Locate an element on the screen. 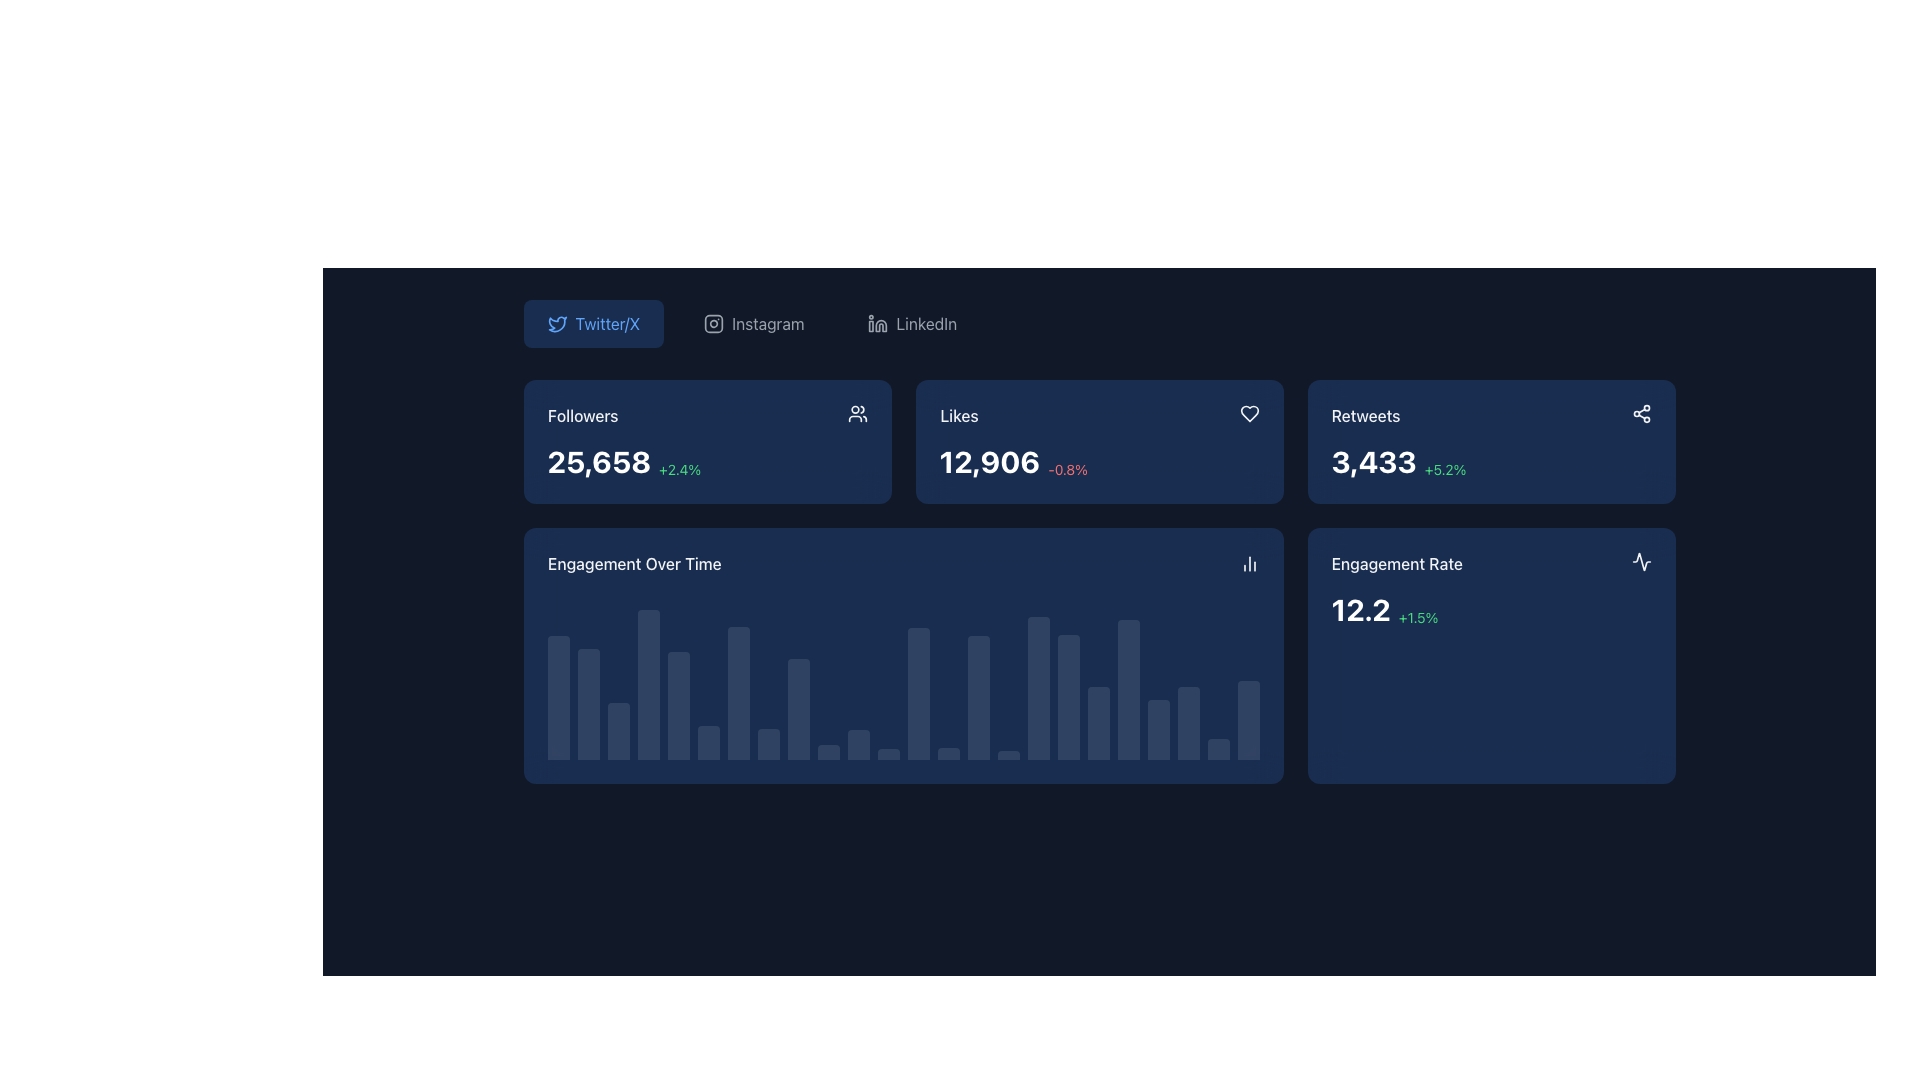 The height and width of the screenshot is (1080, 1920). the ninth graphical bar in the data visualization chart titled 'Engagement Over Time', which represents user engagement metrics is located at coordinates (797, 708).